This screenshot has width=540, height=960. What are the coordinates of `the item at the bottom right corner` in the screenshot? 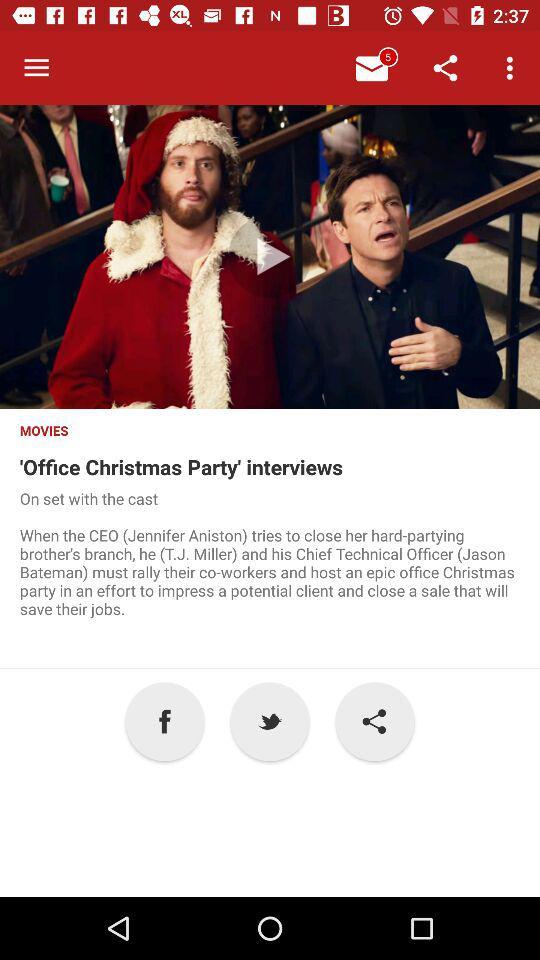 It's located at (374, 720).